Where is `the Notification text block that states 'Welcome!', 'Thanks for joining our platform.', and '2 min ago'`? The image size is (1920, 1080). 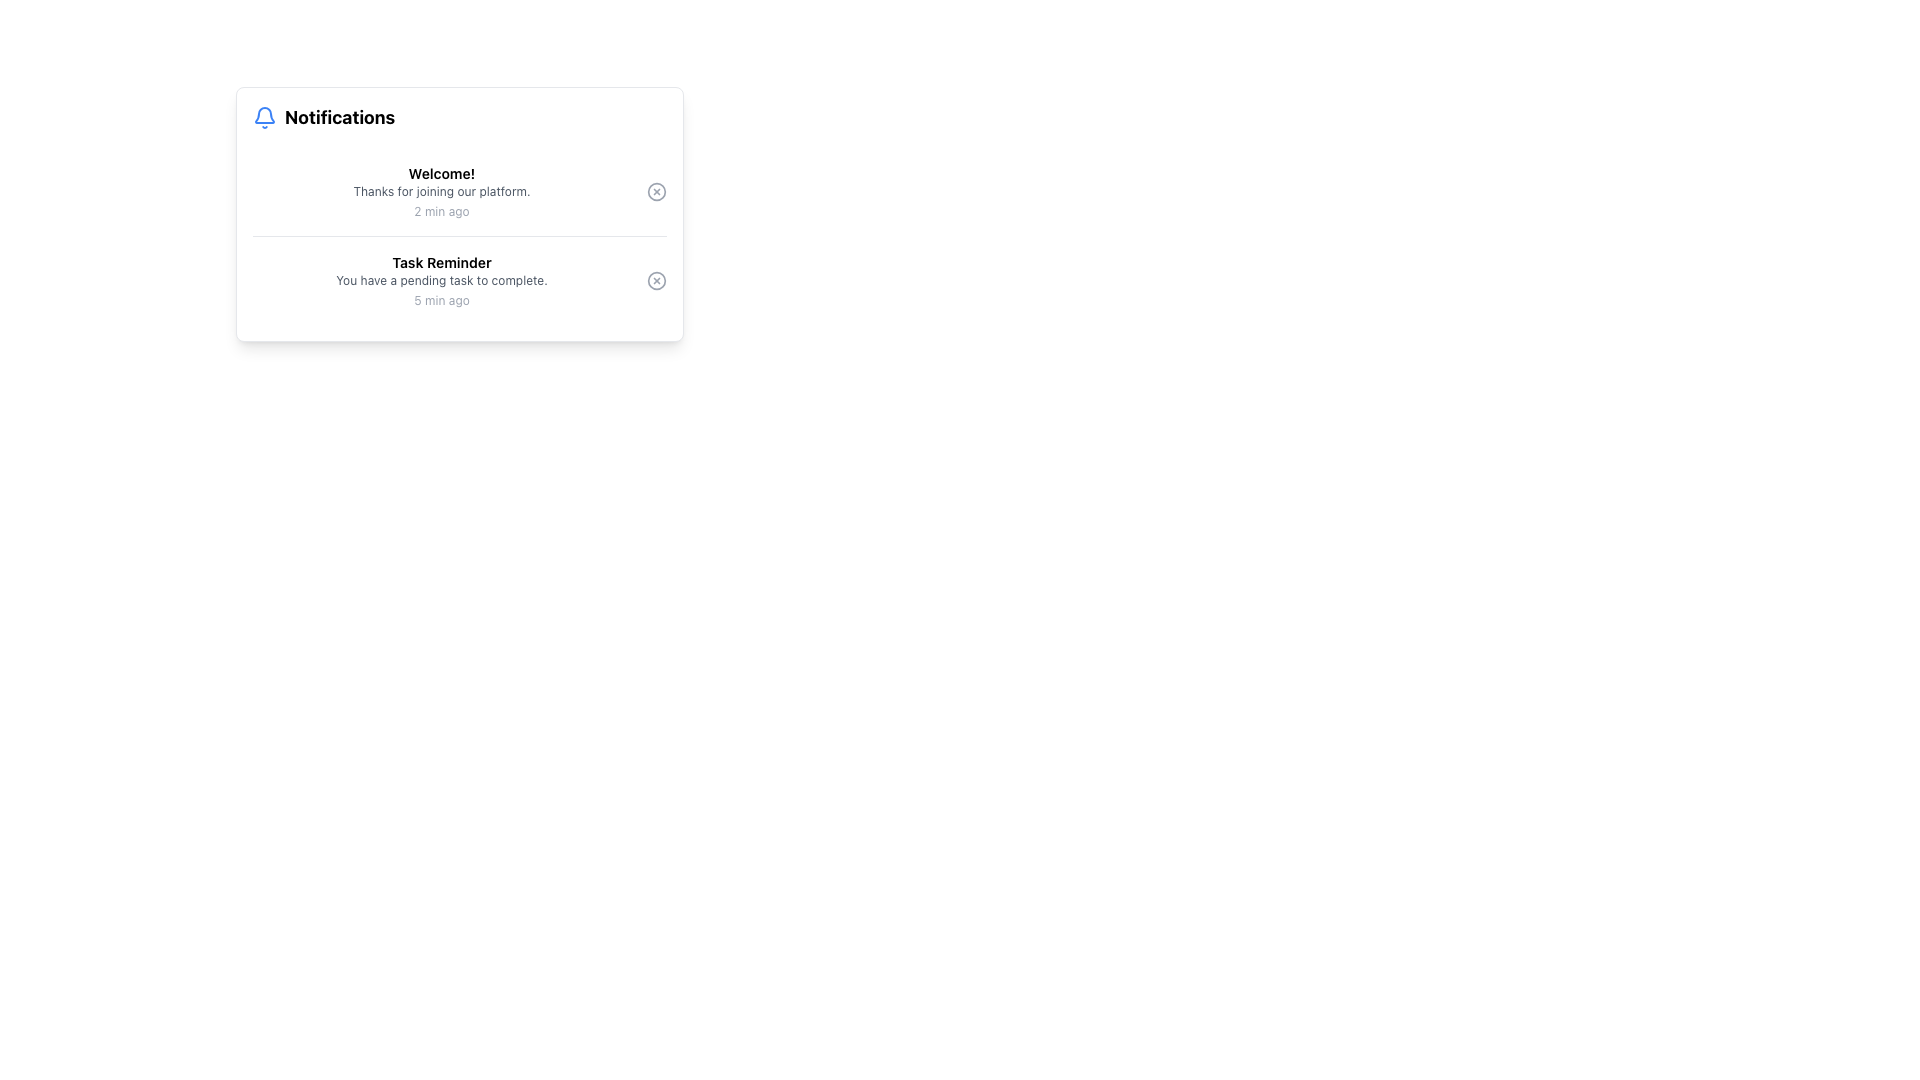
the Notification text block that states 'Welcome!', 'Thanks for joining our platform.', and '2 min ago' is located at coordinates (440, 192).